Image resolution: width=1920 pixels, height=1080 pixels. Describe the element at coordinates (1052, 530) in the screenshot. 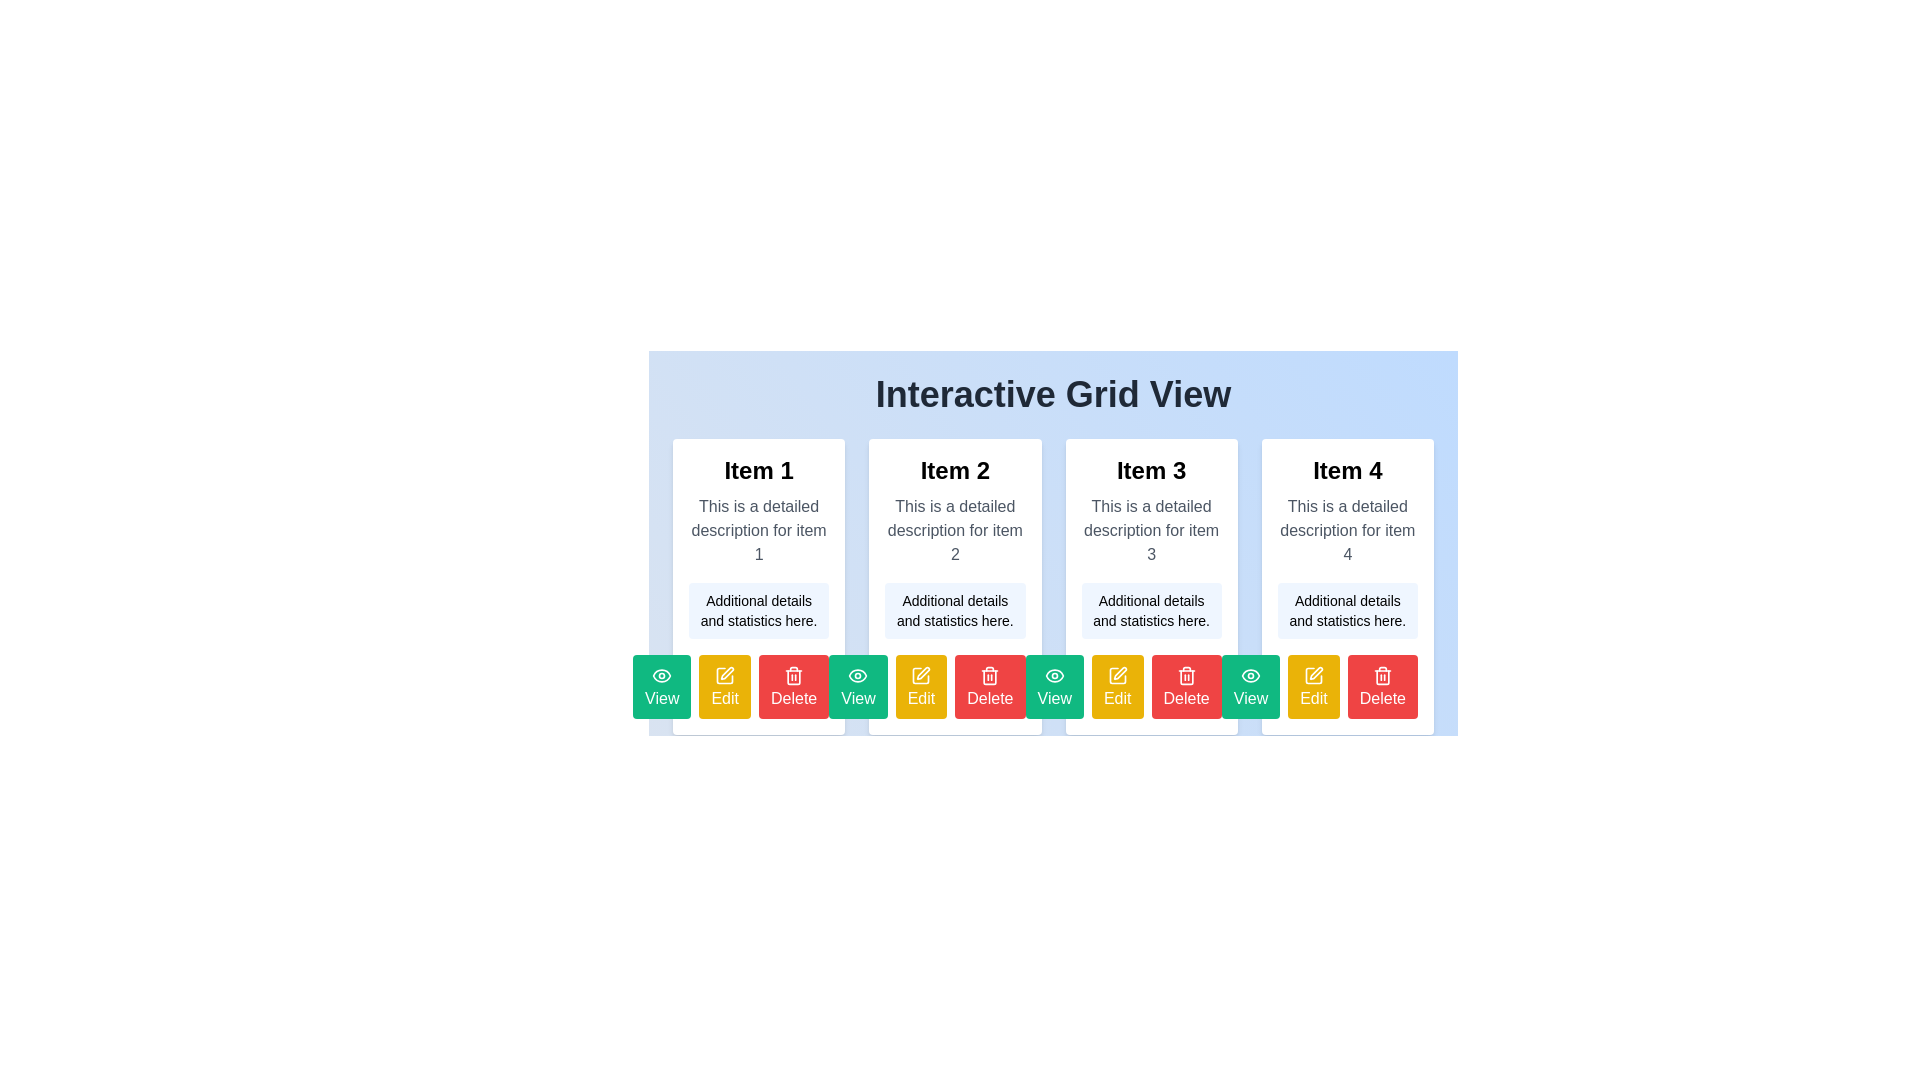

I see `the 'Edit' button on the third Card component in the grid layout that contains information about a specific item` at that location.